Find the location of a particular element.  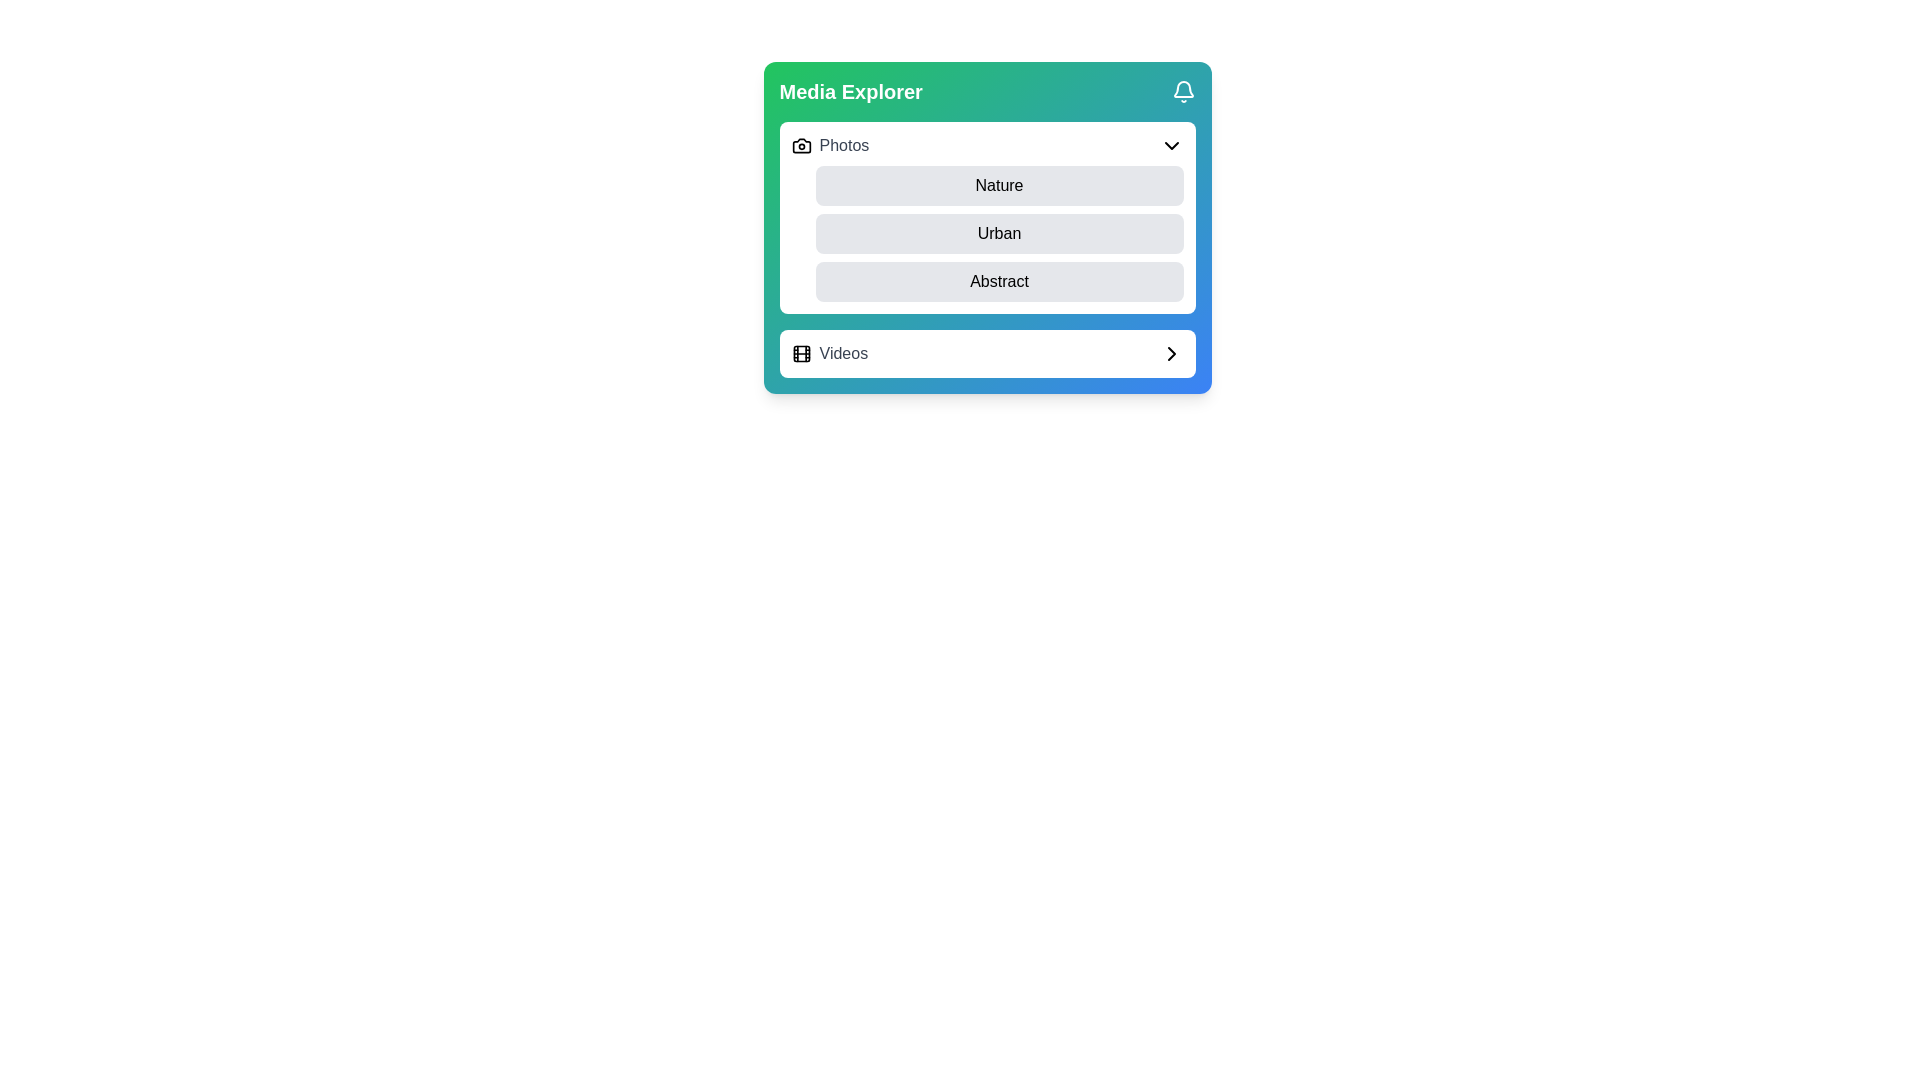

the 'Photos' text label located in the upper part of the 'Media Explorer' card interface, to the right of the camera icon is located at coordinates (844, 145).